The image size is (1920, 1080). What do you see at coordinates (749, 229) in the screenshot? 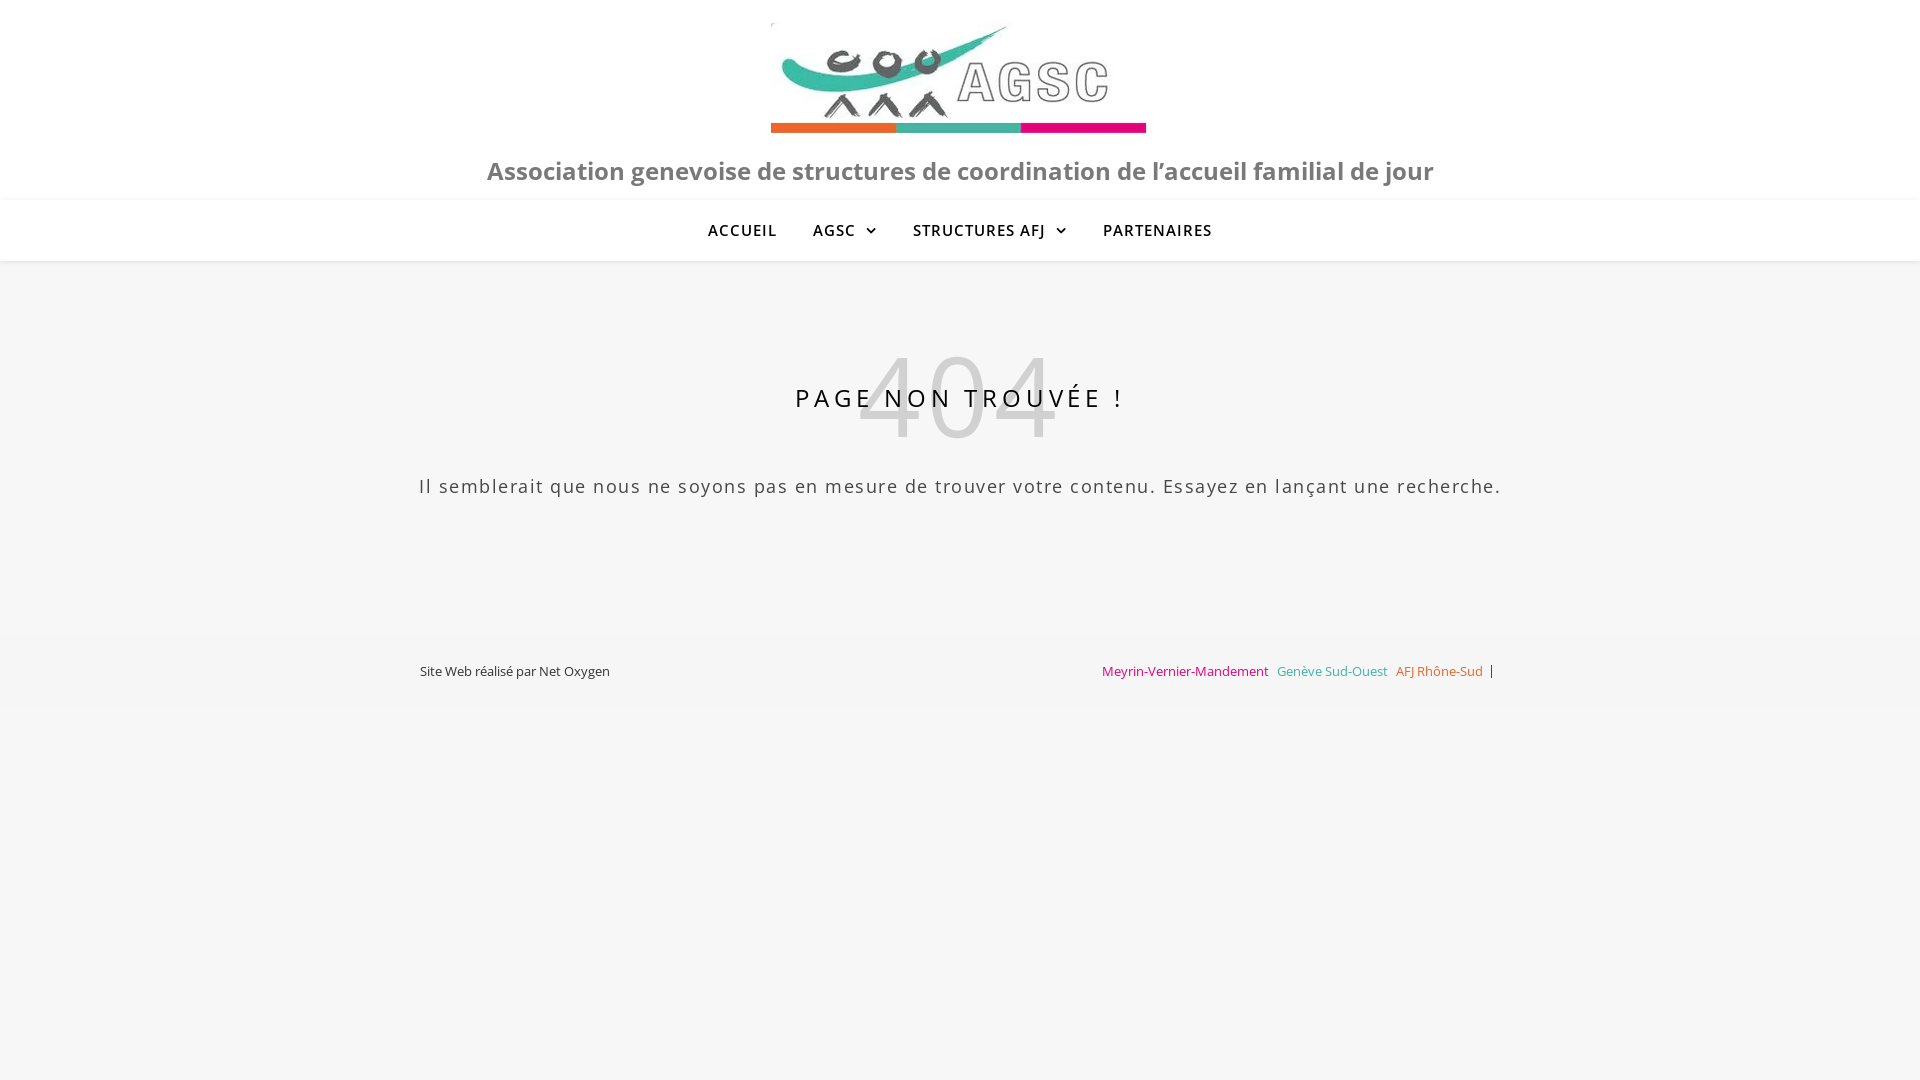
I see `'ACCUEIL'` at bounding box center [749, 229].